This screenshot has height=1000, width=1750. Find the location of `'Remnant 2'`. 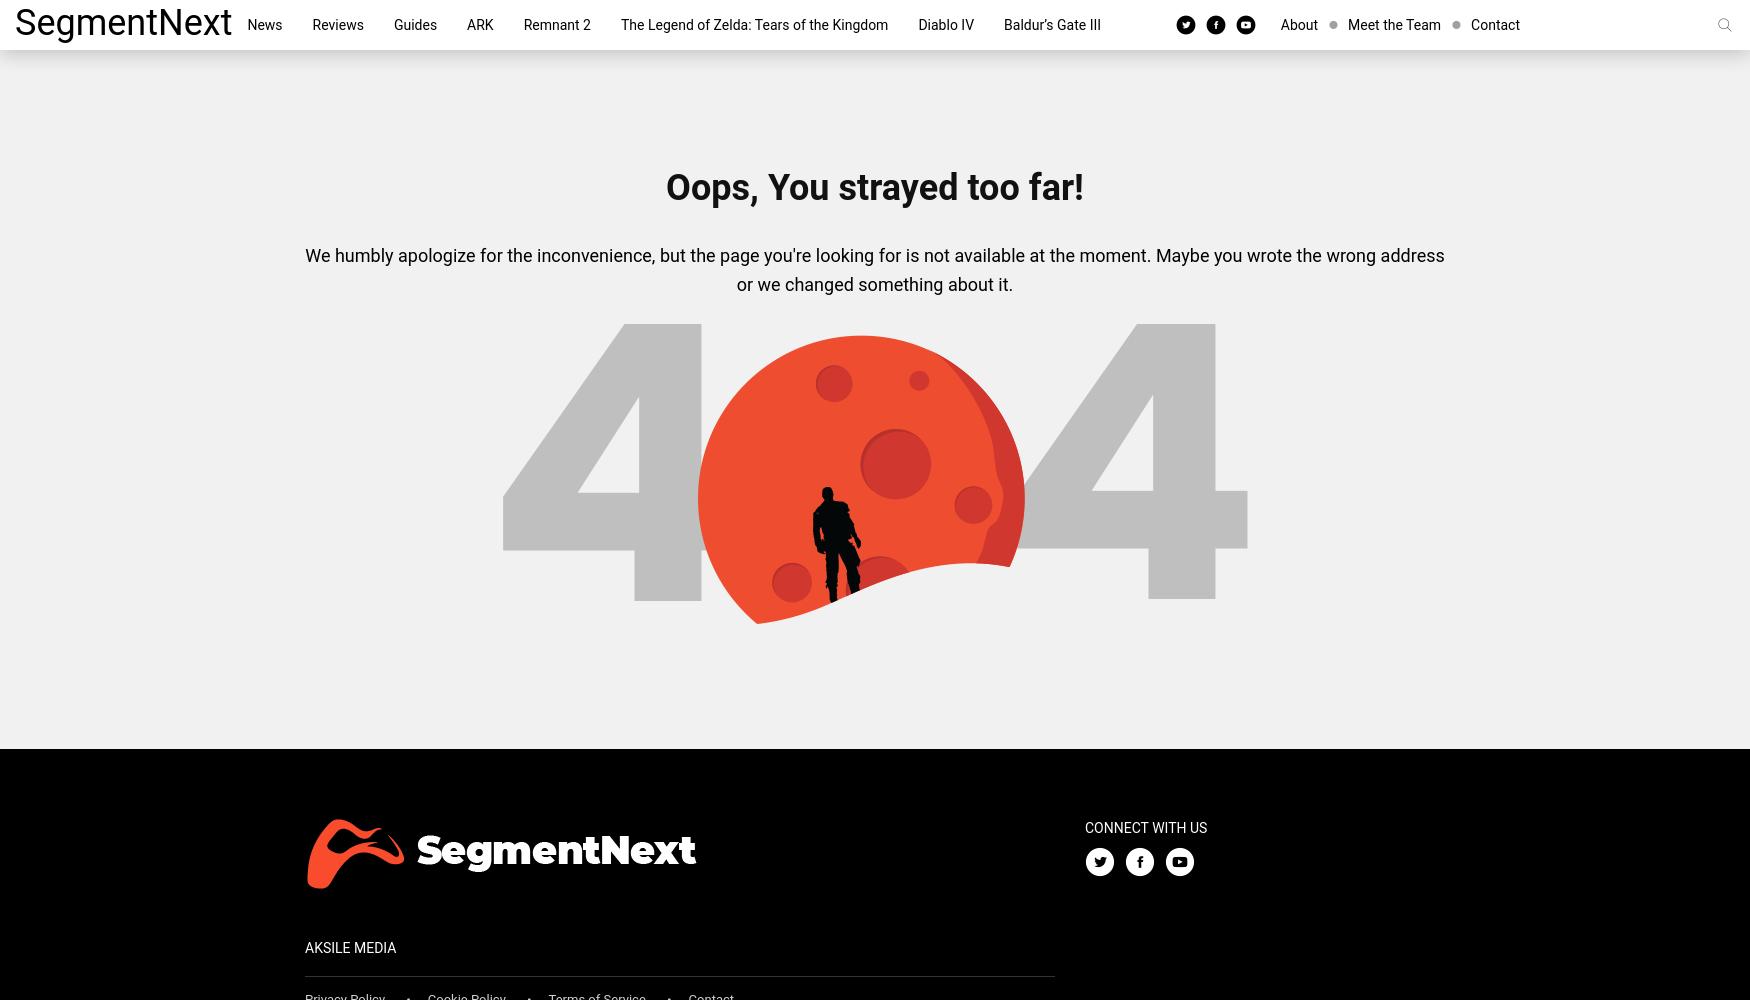

'Remnant 2' is located at coordinates (522, 25).